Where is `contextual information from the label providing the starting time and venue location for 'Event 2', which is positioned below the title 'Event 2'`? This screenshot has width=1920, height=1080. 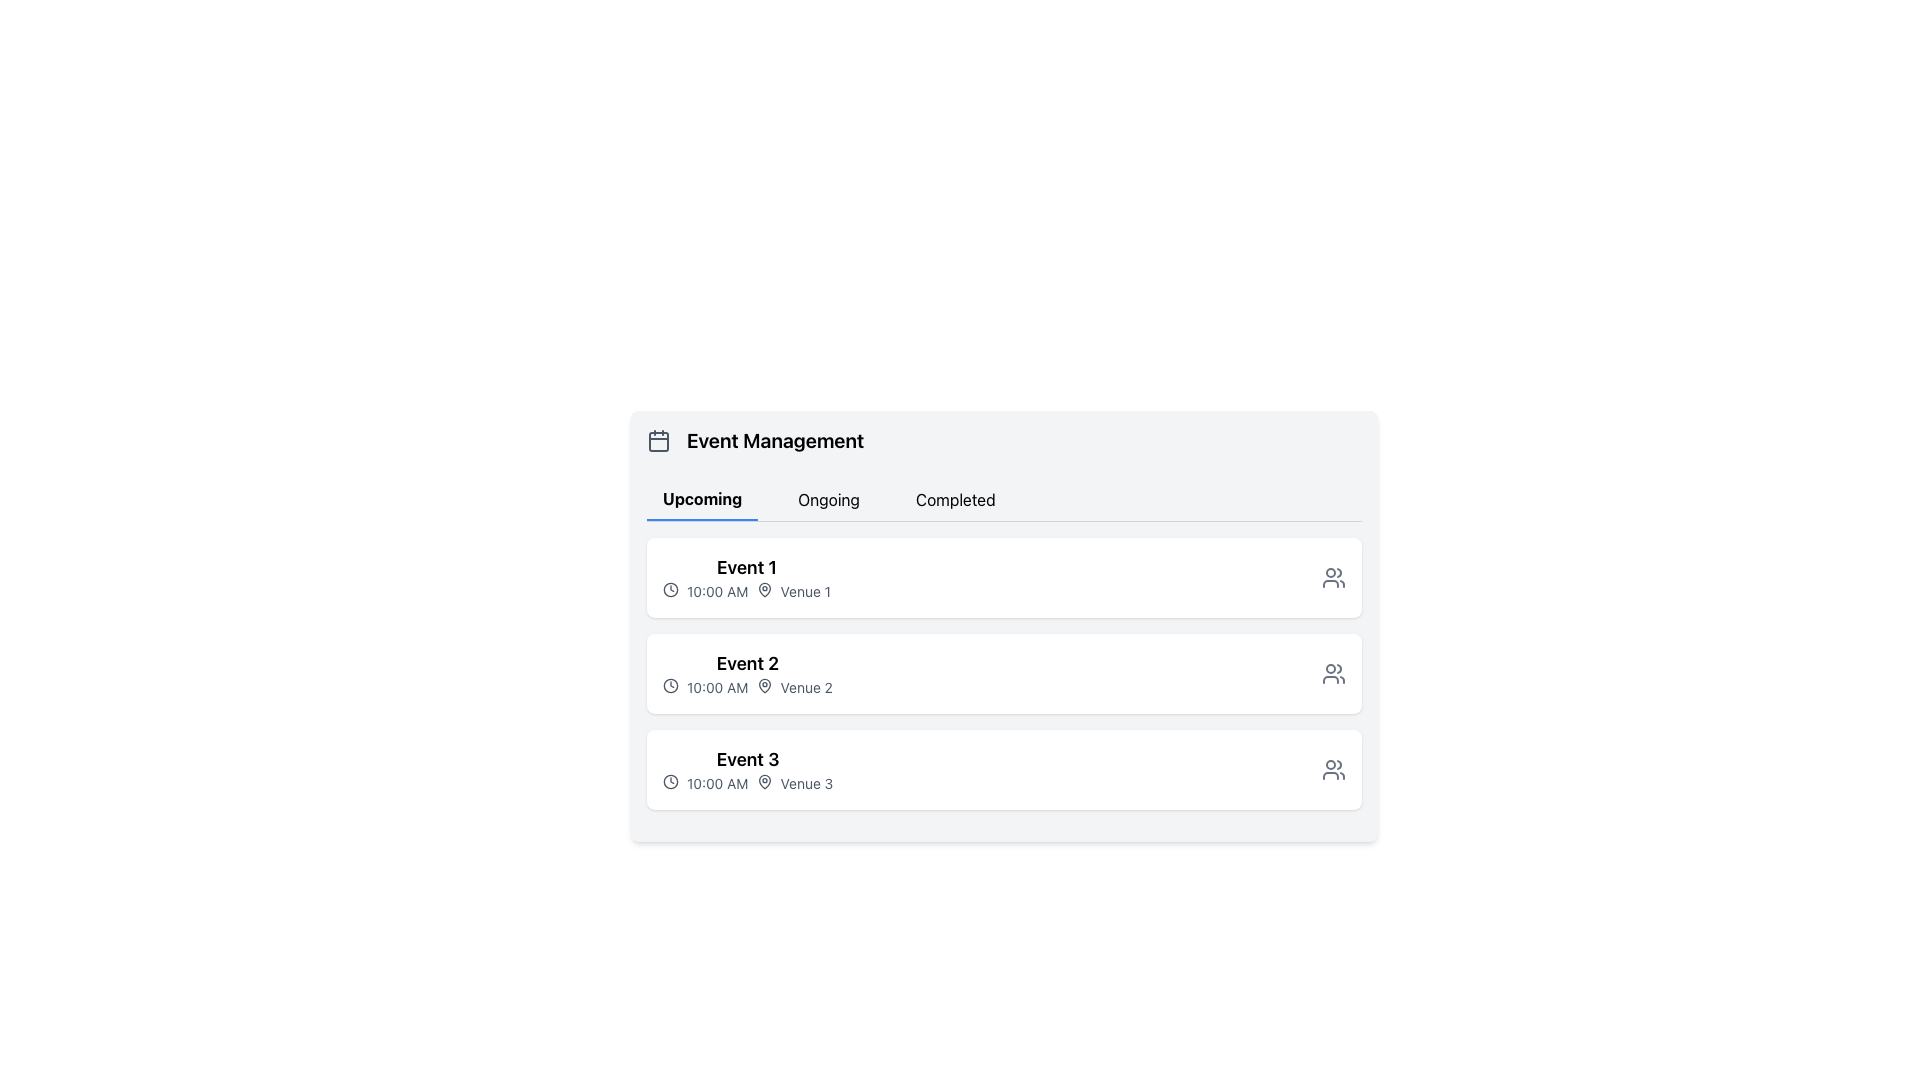
contextual information from the label providing the starting time and venue location for 'Event 2', which is positioned below the title 'Event 2' is located at coordinates (747, 686).